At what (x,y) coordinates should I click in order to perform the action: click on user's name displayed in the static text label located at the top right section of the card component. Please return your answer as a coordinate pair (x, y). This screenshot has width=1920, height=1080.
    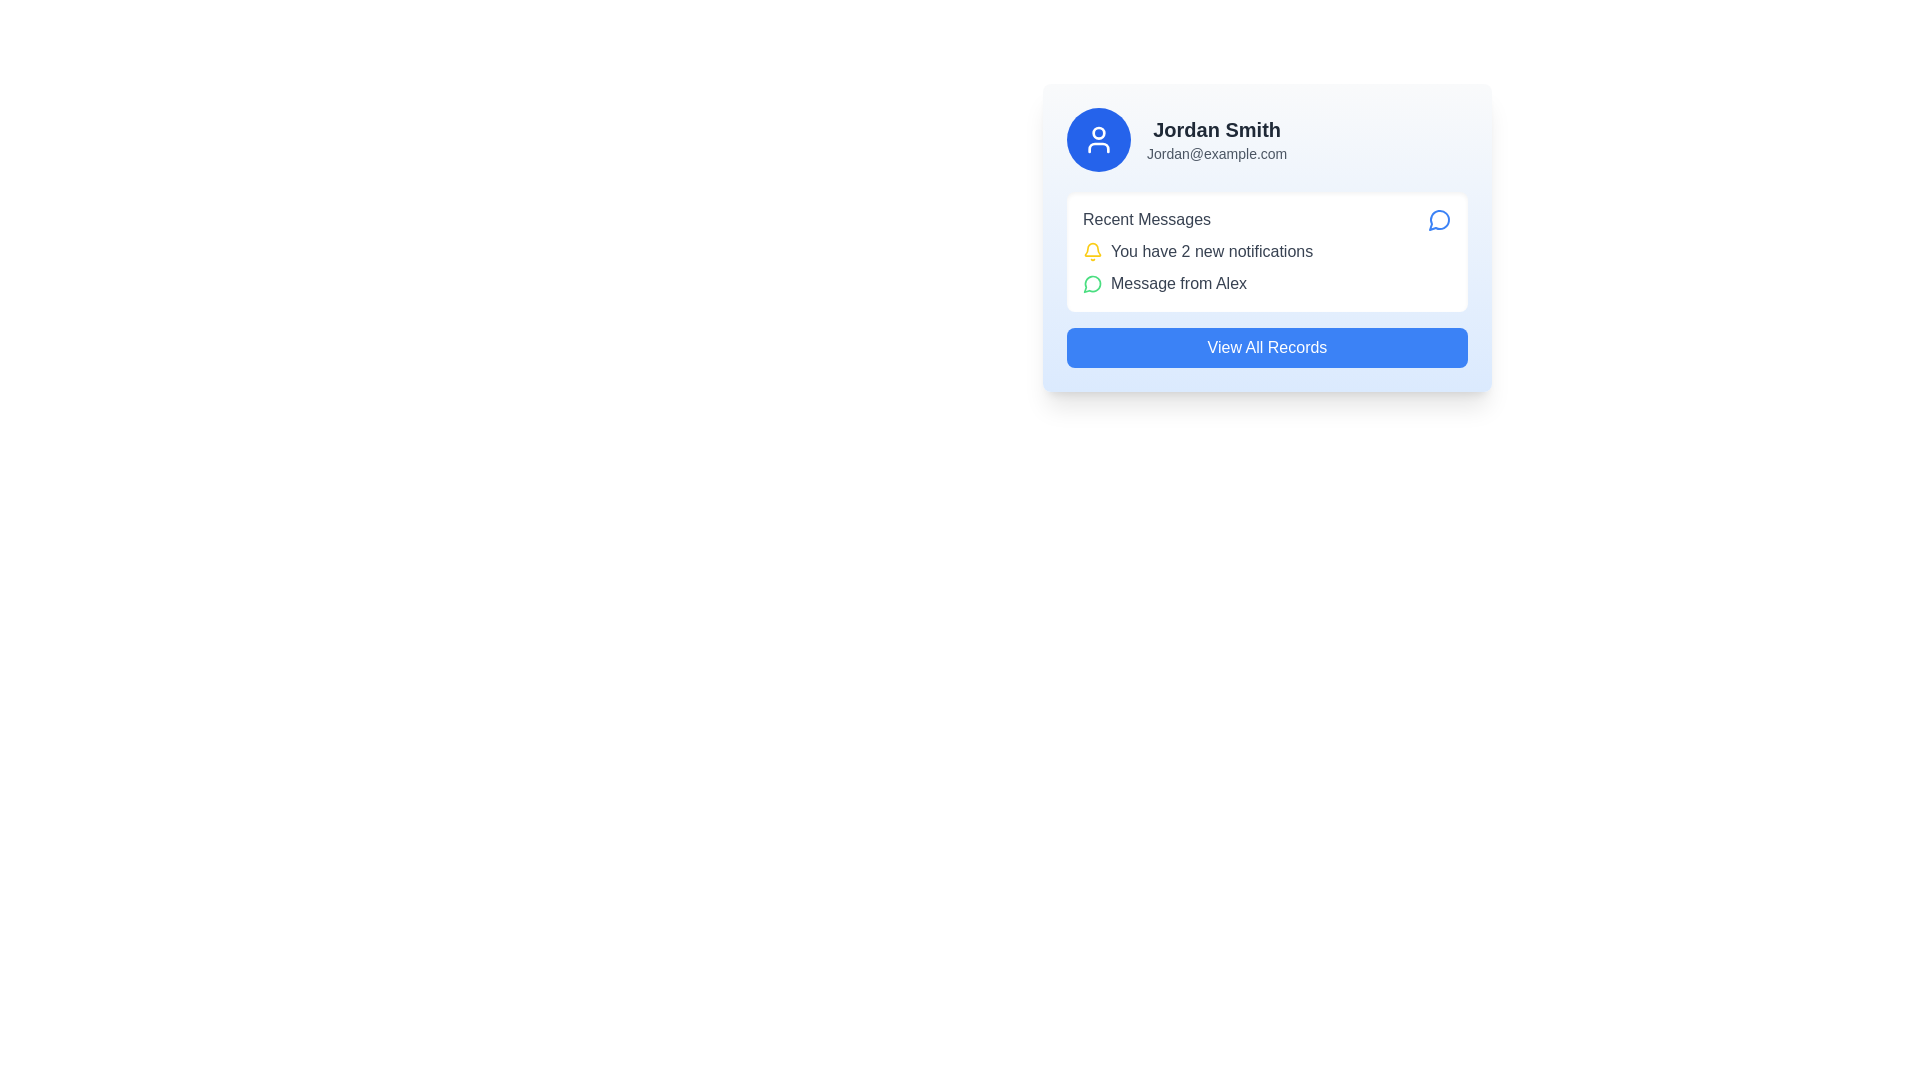
    Looking at the image, I should click on (1216, 130).